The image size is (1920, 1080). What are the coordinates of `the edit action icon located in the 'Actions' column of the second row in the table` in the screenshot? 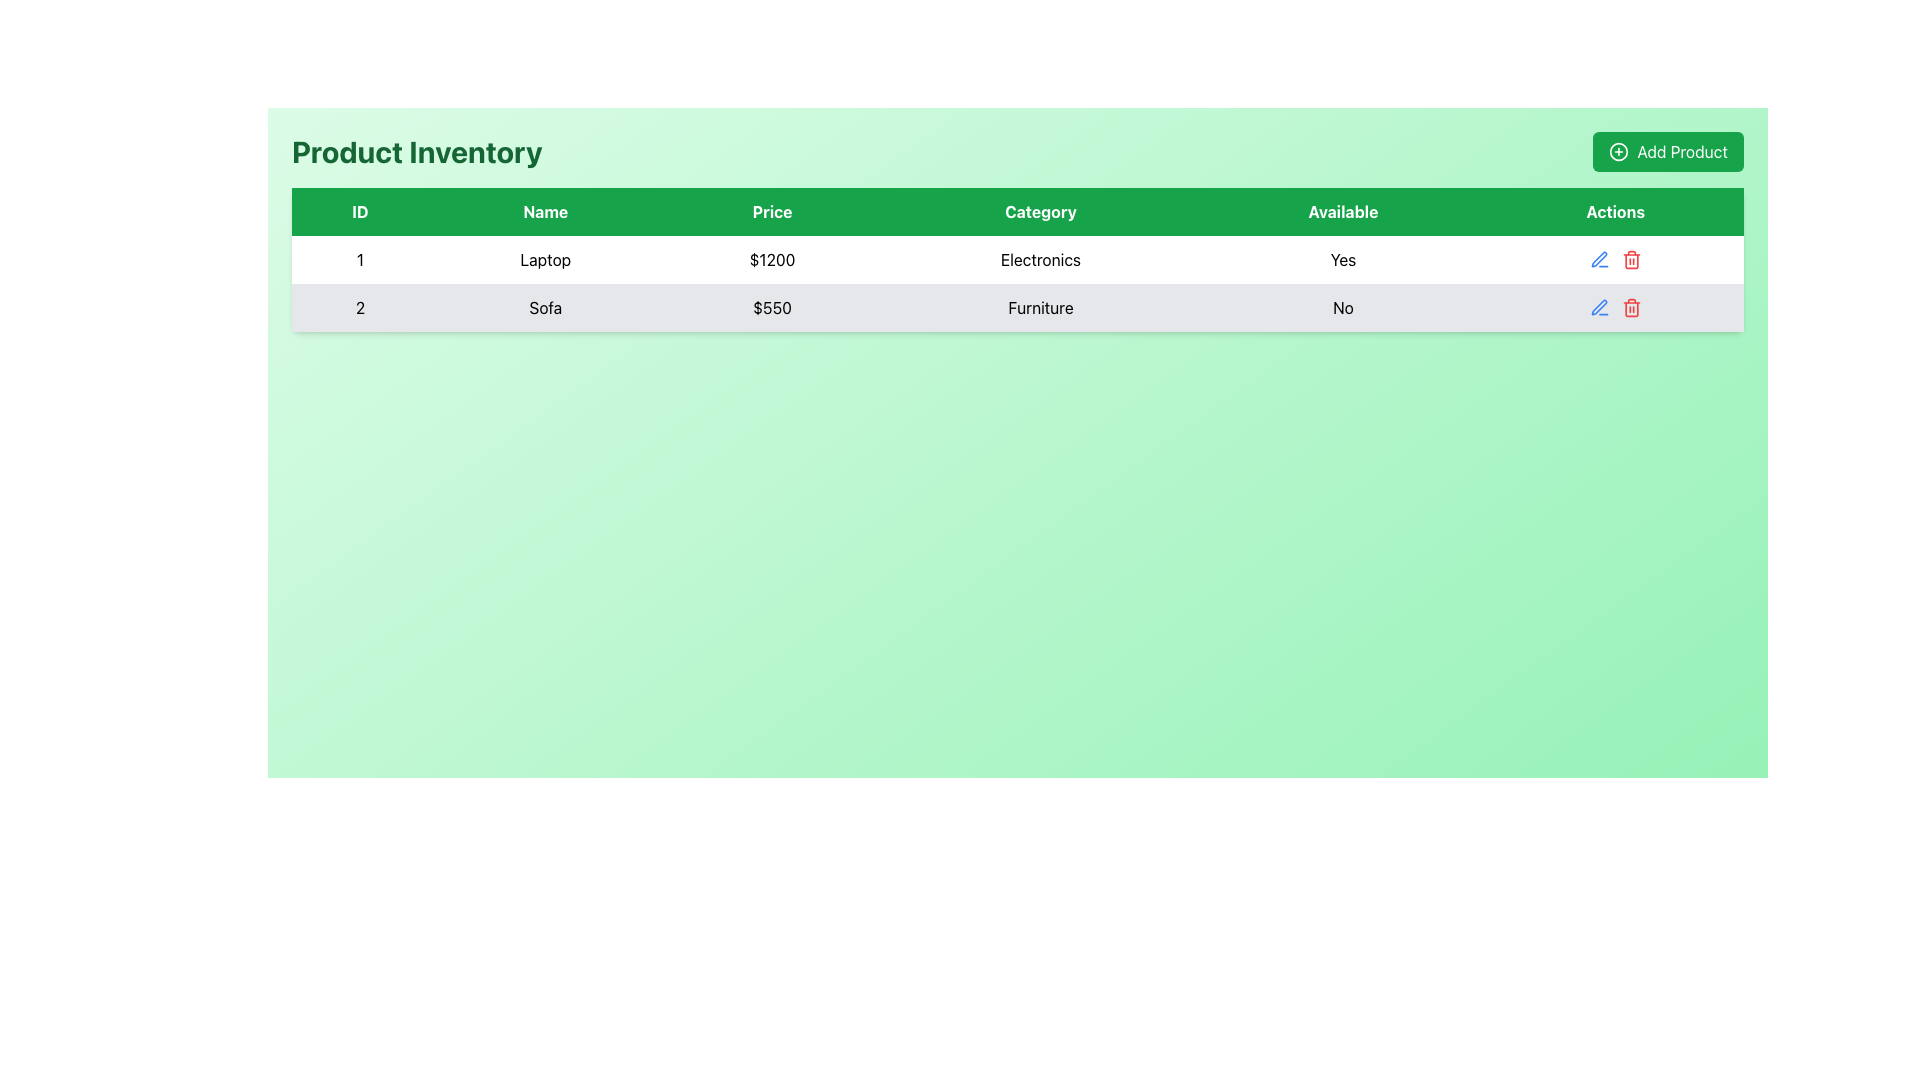 It's located at (1597, 308).